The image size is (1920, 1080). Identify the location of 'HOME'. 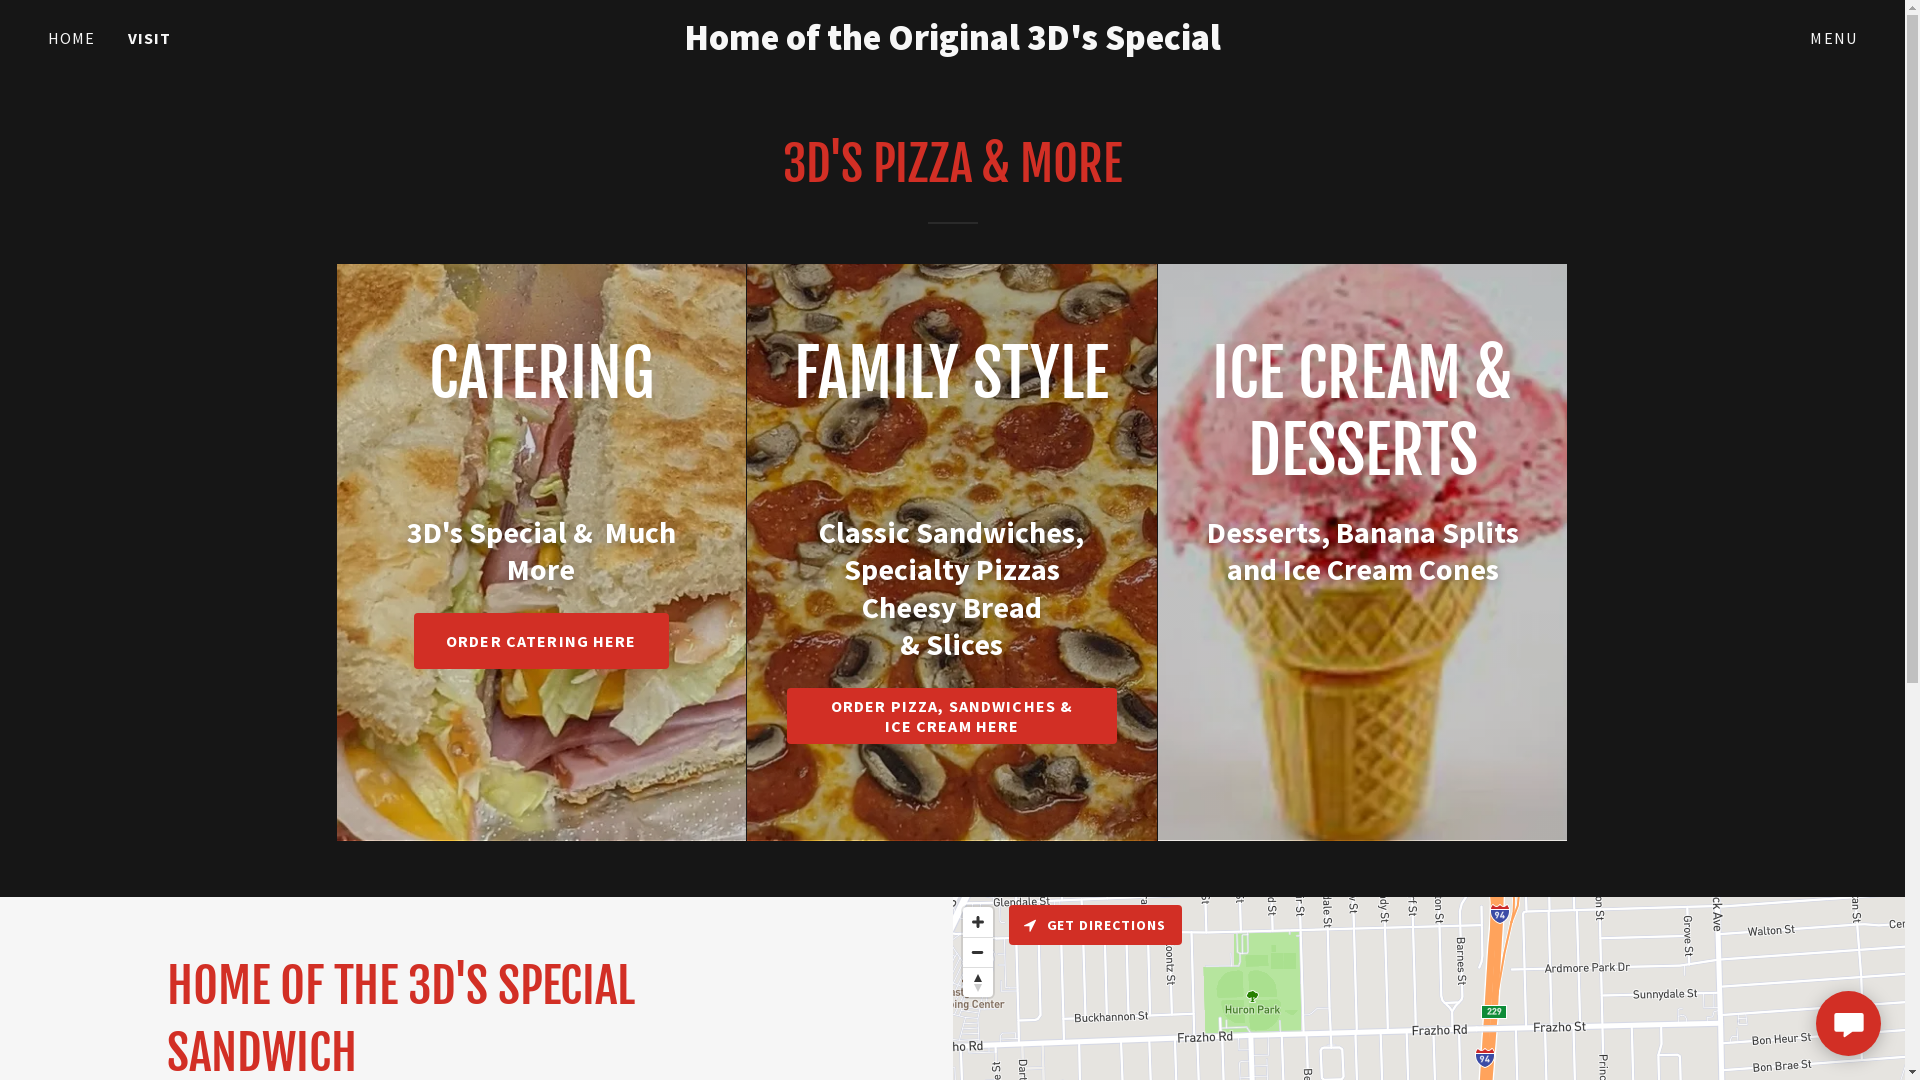
(72, 38).